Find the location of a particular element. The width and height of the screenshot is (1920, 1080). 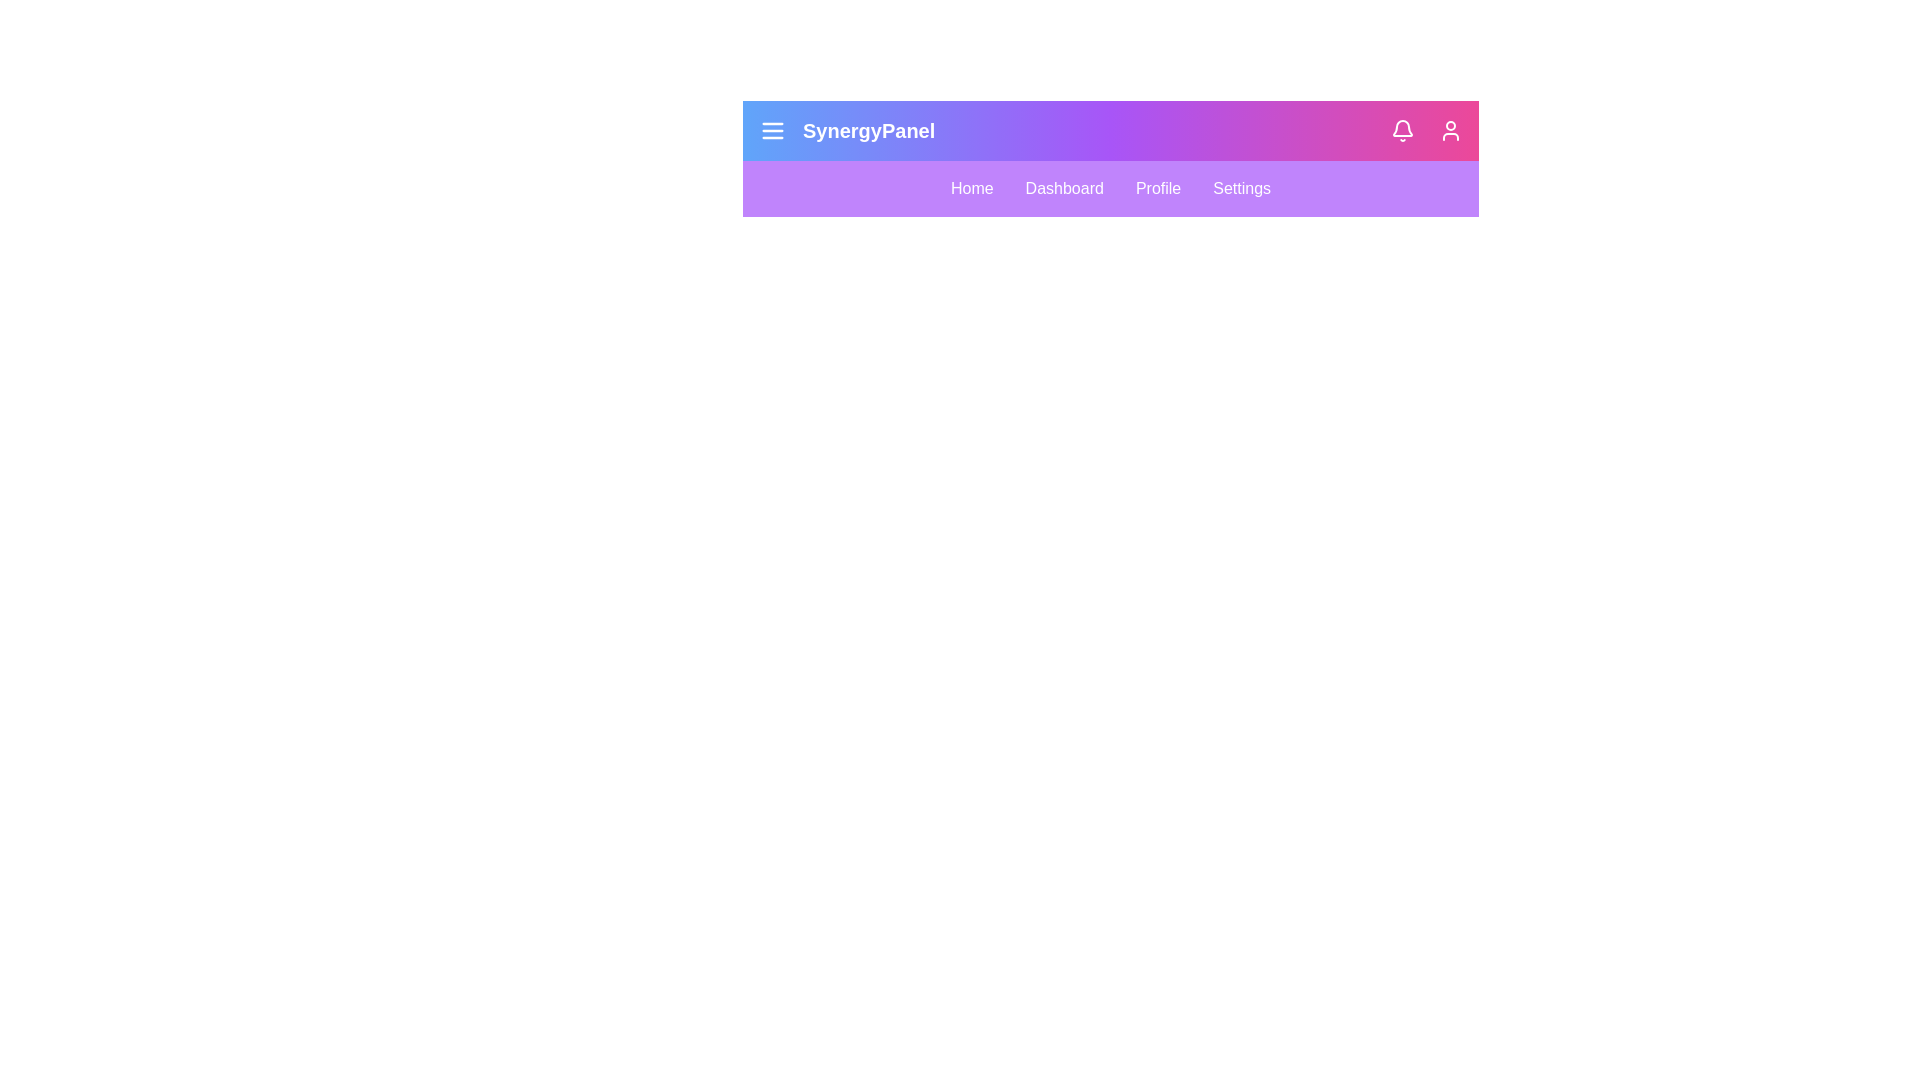

the menu icon to toggle the menu is located at coordinates (771, 131).